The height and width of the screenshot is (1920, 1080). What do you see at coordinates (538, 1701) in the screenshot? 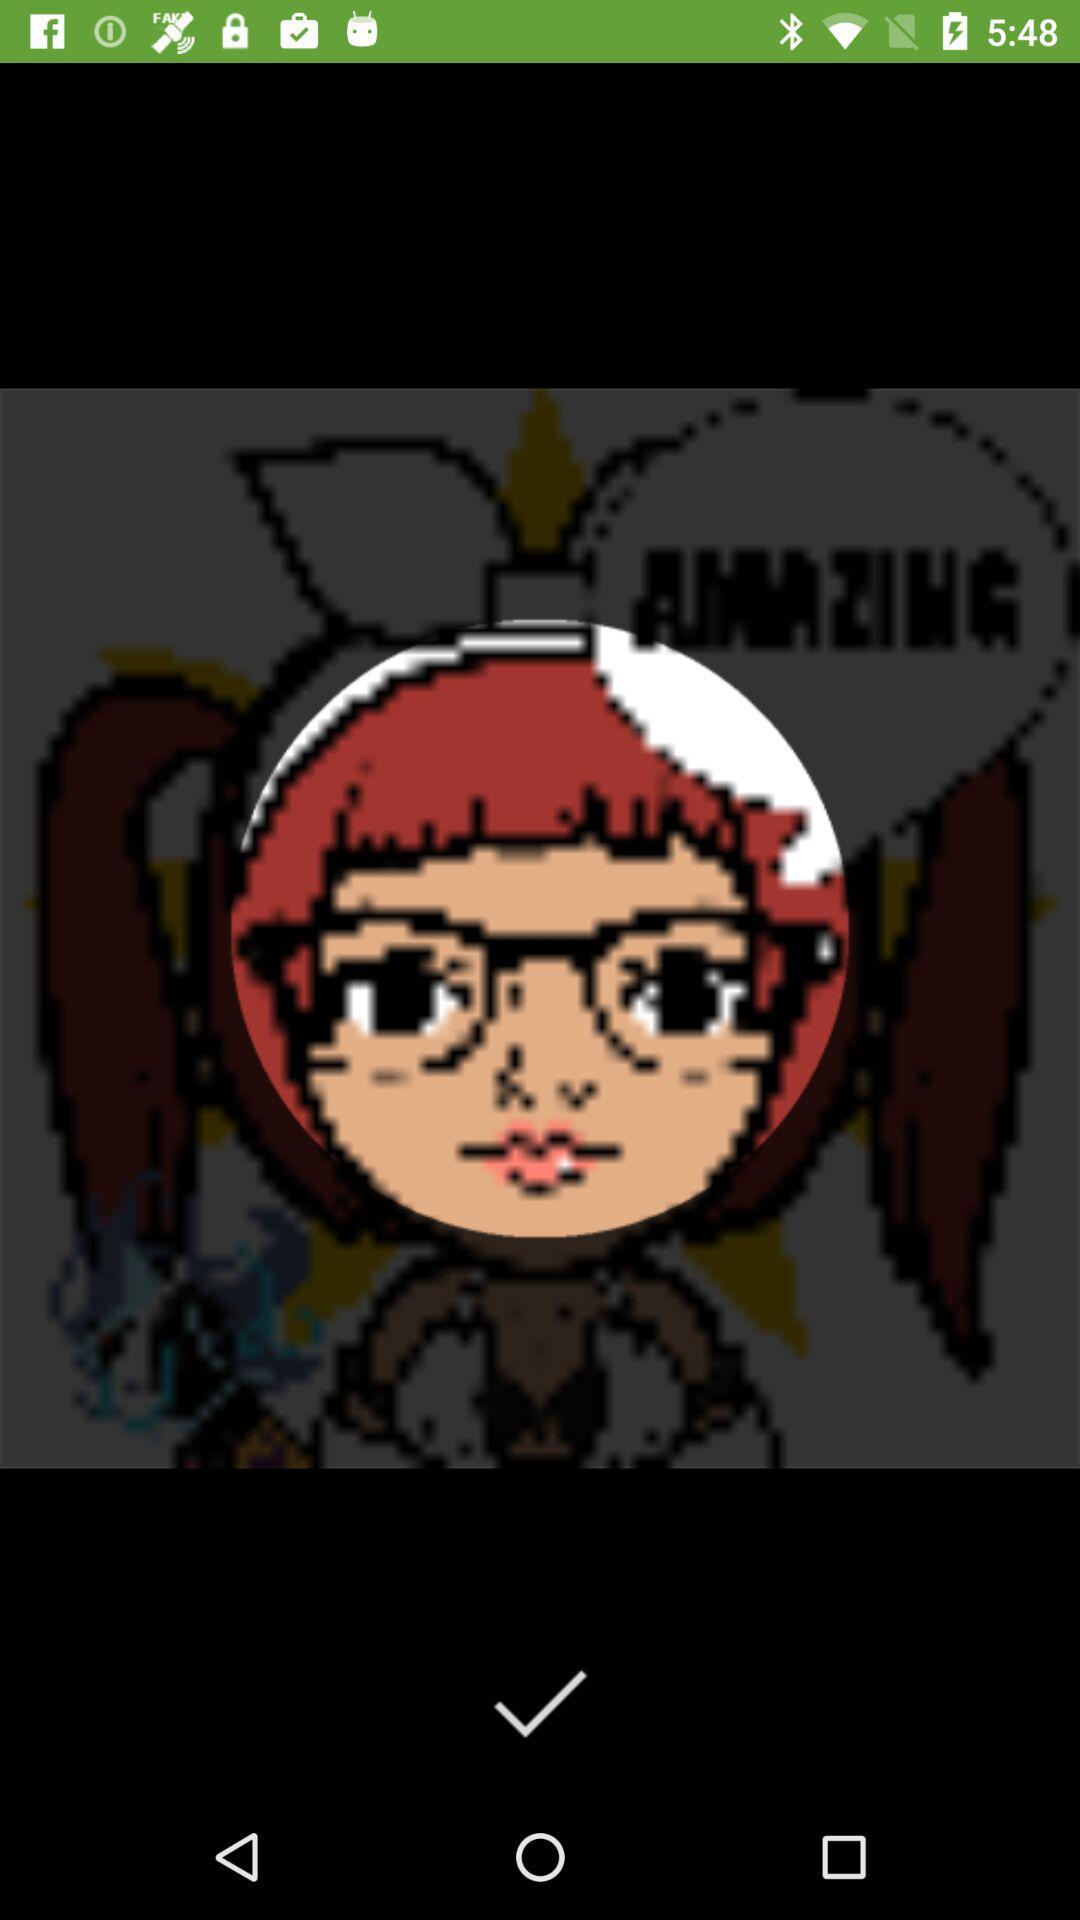
I see `confirm crop area` at bounding box center [538, 1701].